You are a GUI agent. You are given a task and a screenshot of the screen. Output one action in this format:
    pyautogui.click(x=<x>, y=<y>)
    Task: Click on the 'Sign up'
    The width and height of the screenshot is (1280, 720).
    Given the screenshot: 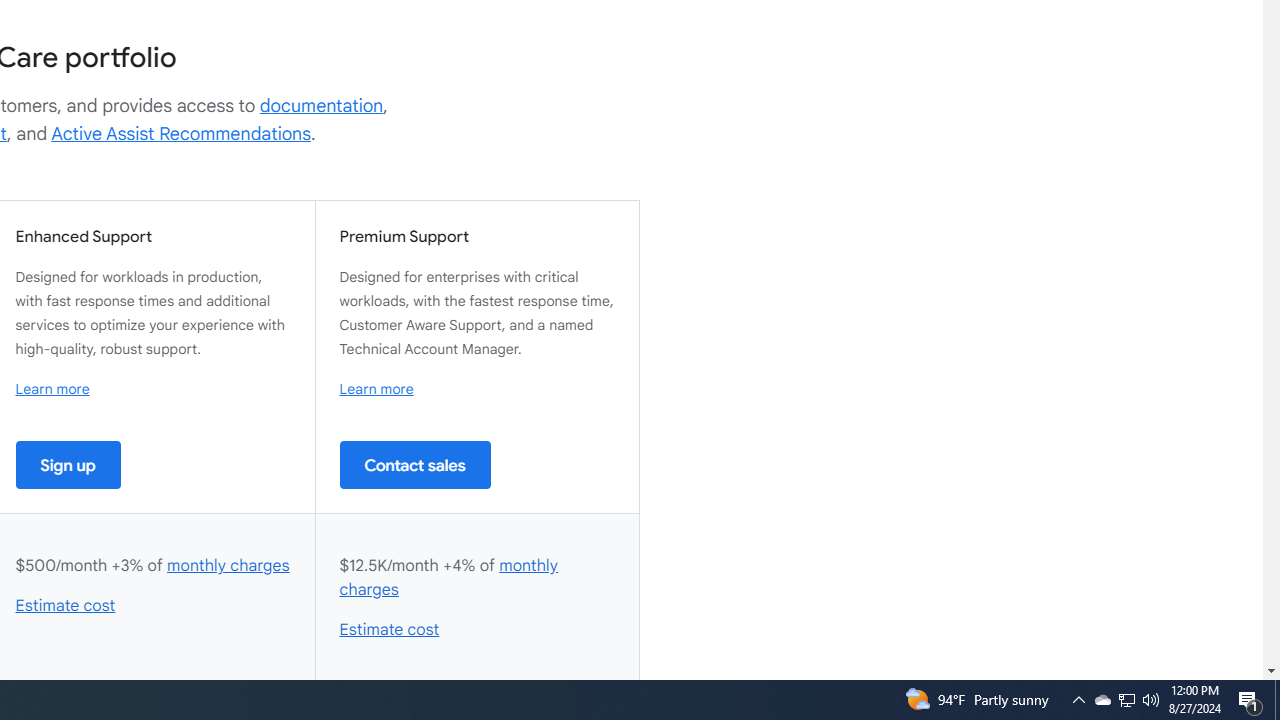 What is the action you would take?
    pyautogui.click(x=68, y=464)
    